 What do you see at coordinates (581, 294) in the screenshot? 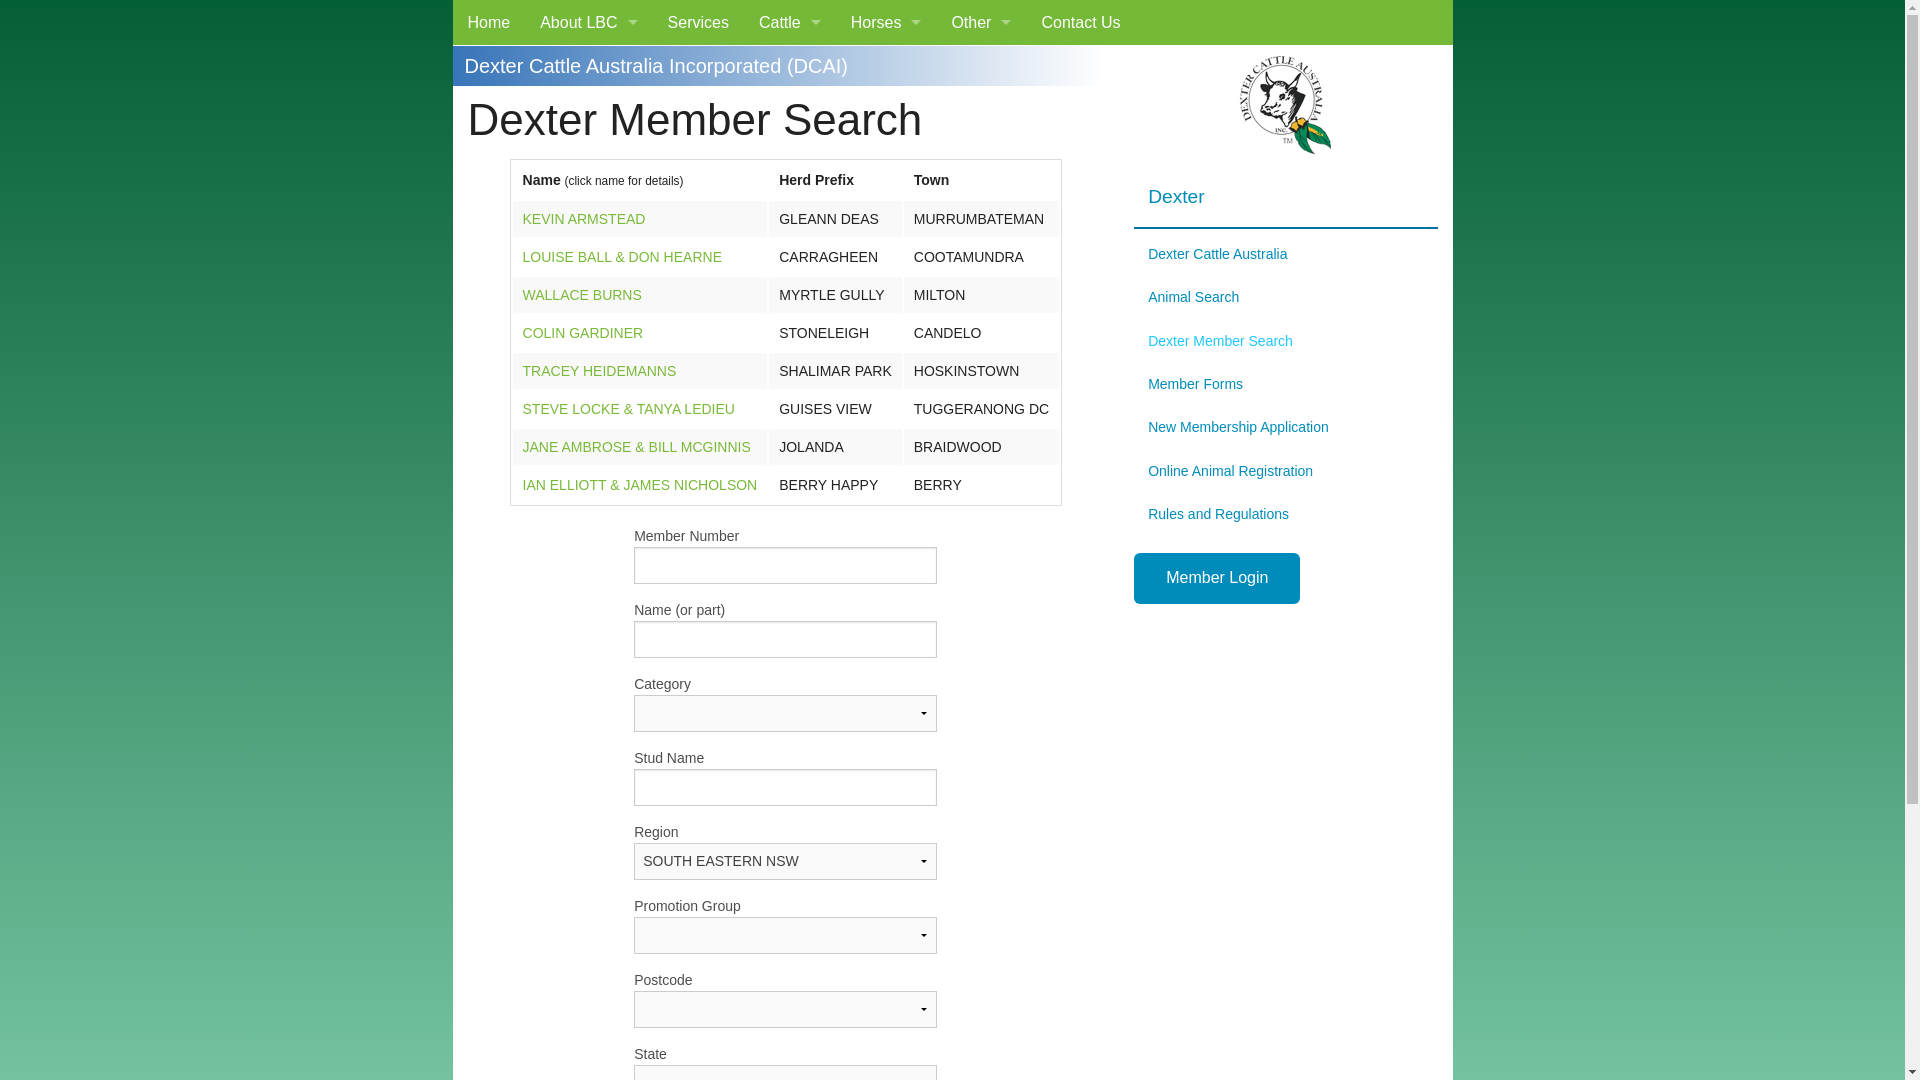
I see `'WALLACE BURNS'` at bounding box center [581, 294].